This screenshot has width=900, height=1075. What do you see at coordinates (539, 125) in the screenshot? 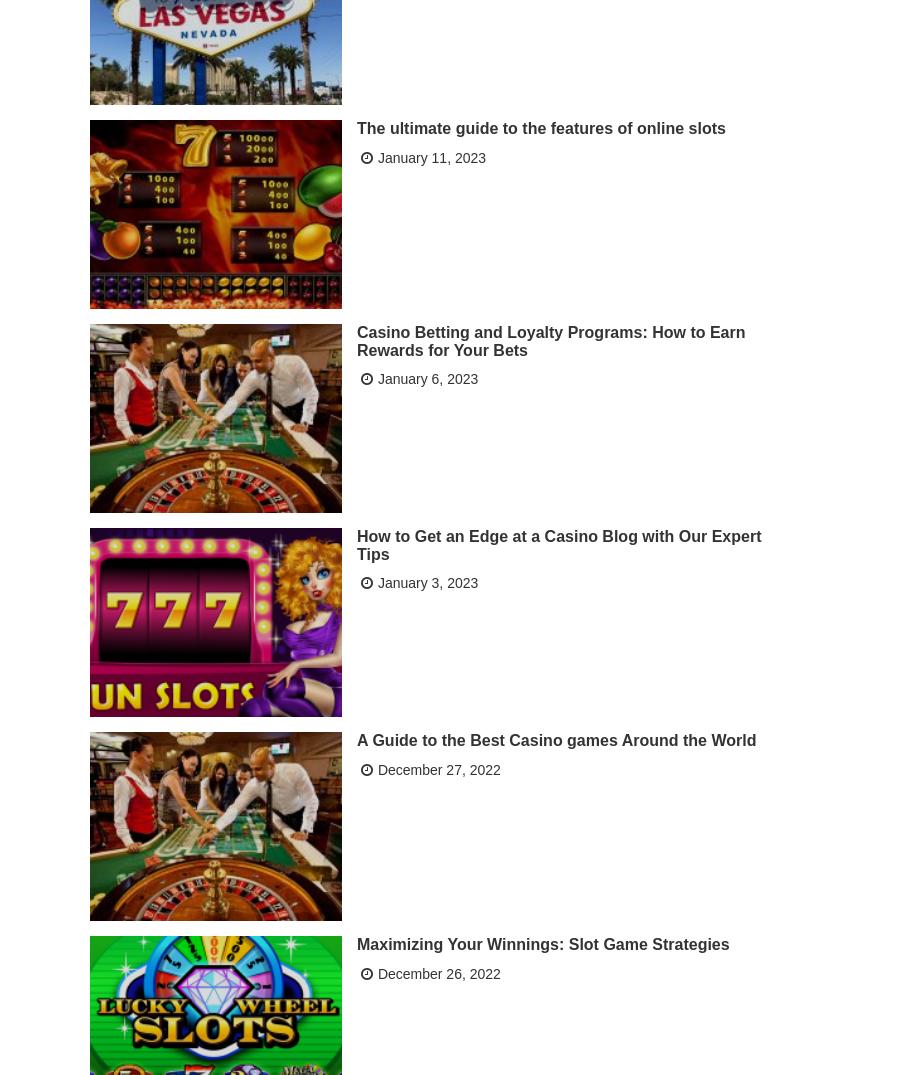
I see `'The ultimate guide to the features of online slots'` at bounding box center [539, 125].